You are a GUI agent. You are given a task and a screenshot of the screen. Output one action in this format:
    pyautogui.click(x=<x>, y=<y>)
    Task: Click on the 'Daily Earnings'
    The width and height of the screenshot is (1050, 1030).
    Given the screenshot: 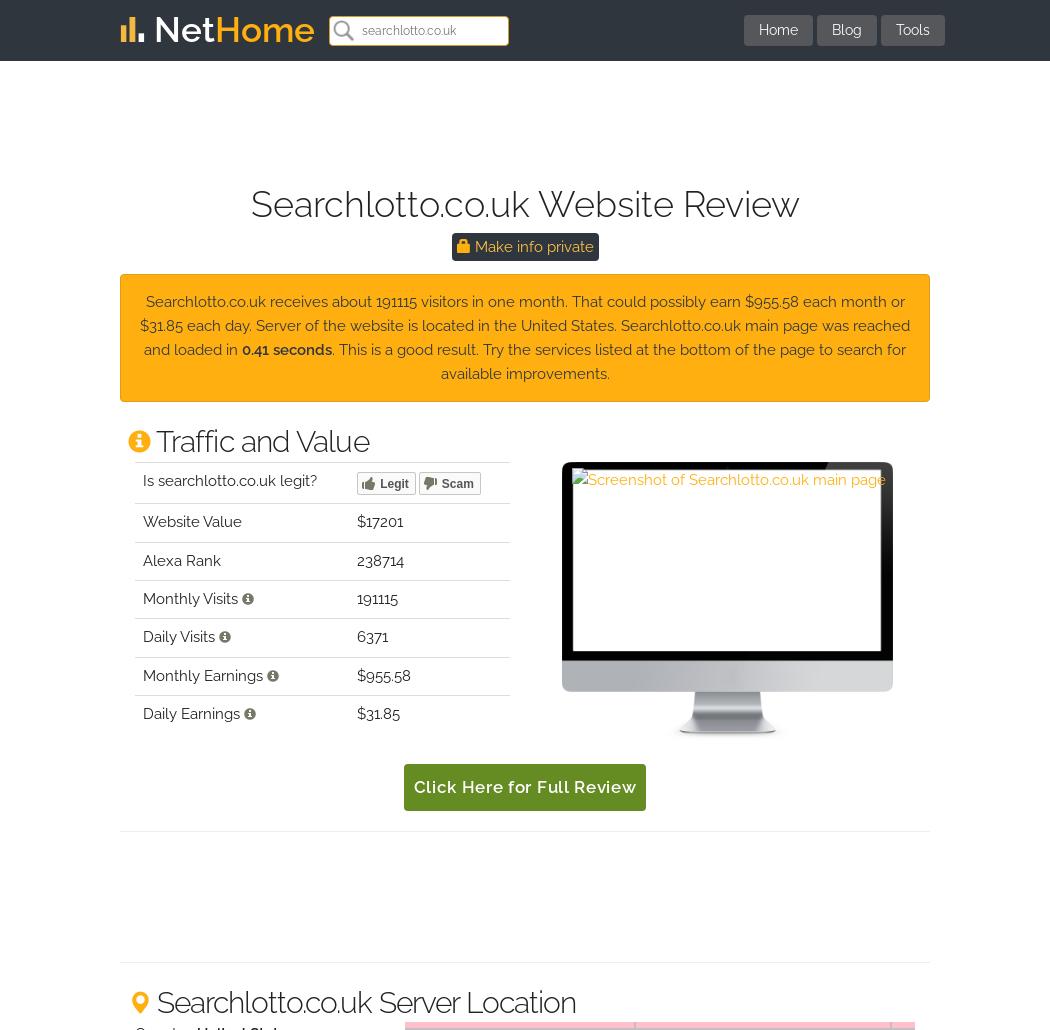 What is the action you would take?
    pyautogui.click(x=192, y=713)
    